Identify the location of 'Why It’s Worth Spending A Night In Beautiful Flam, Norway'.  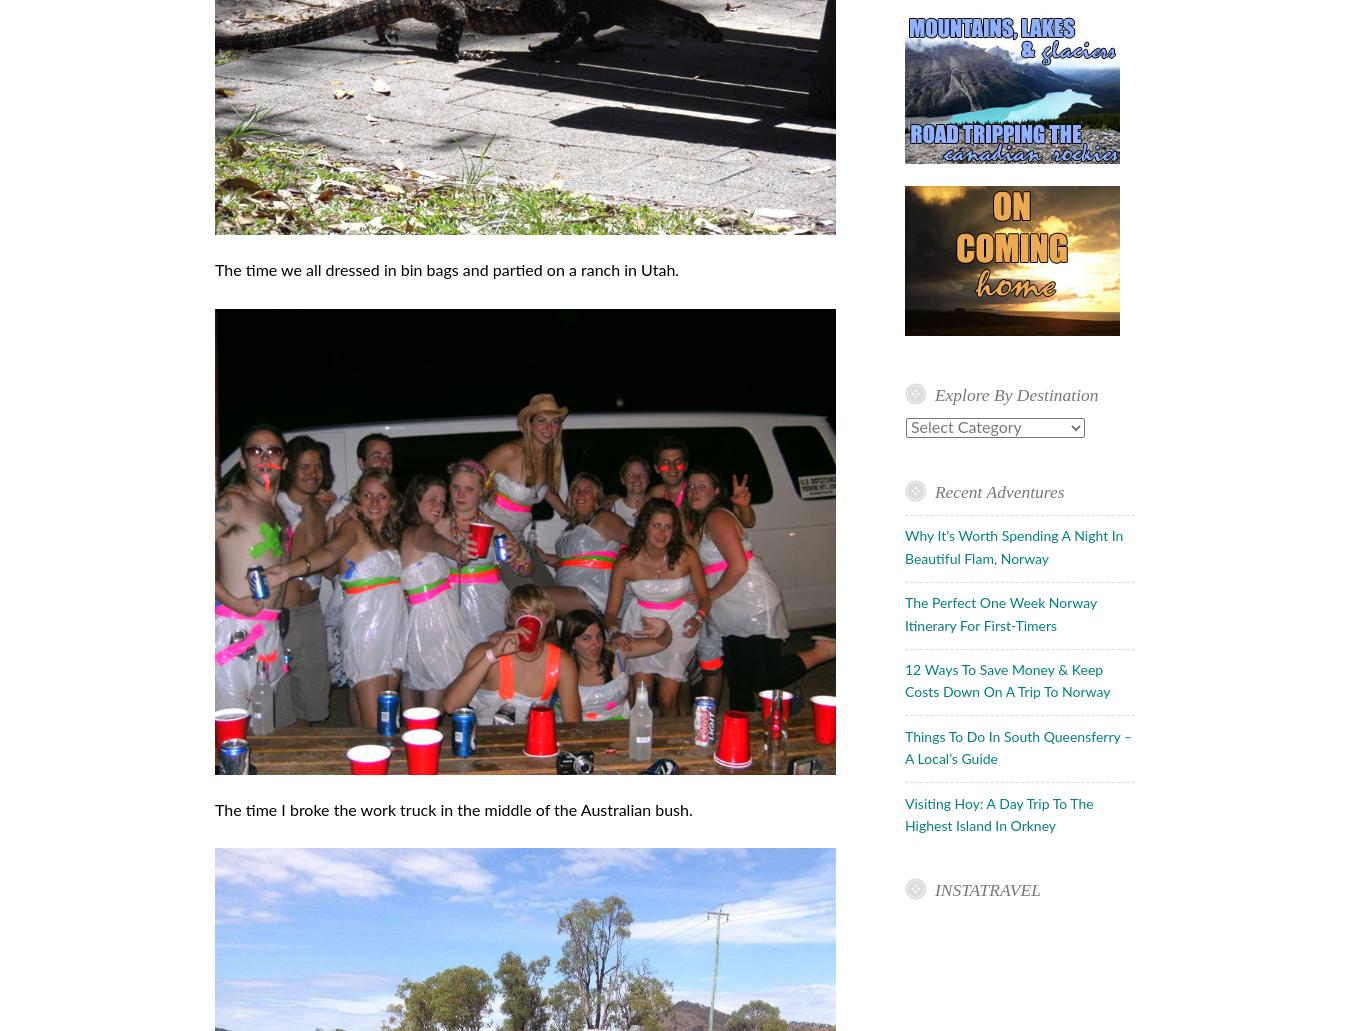
(1013, 546).